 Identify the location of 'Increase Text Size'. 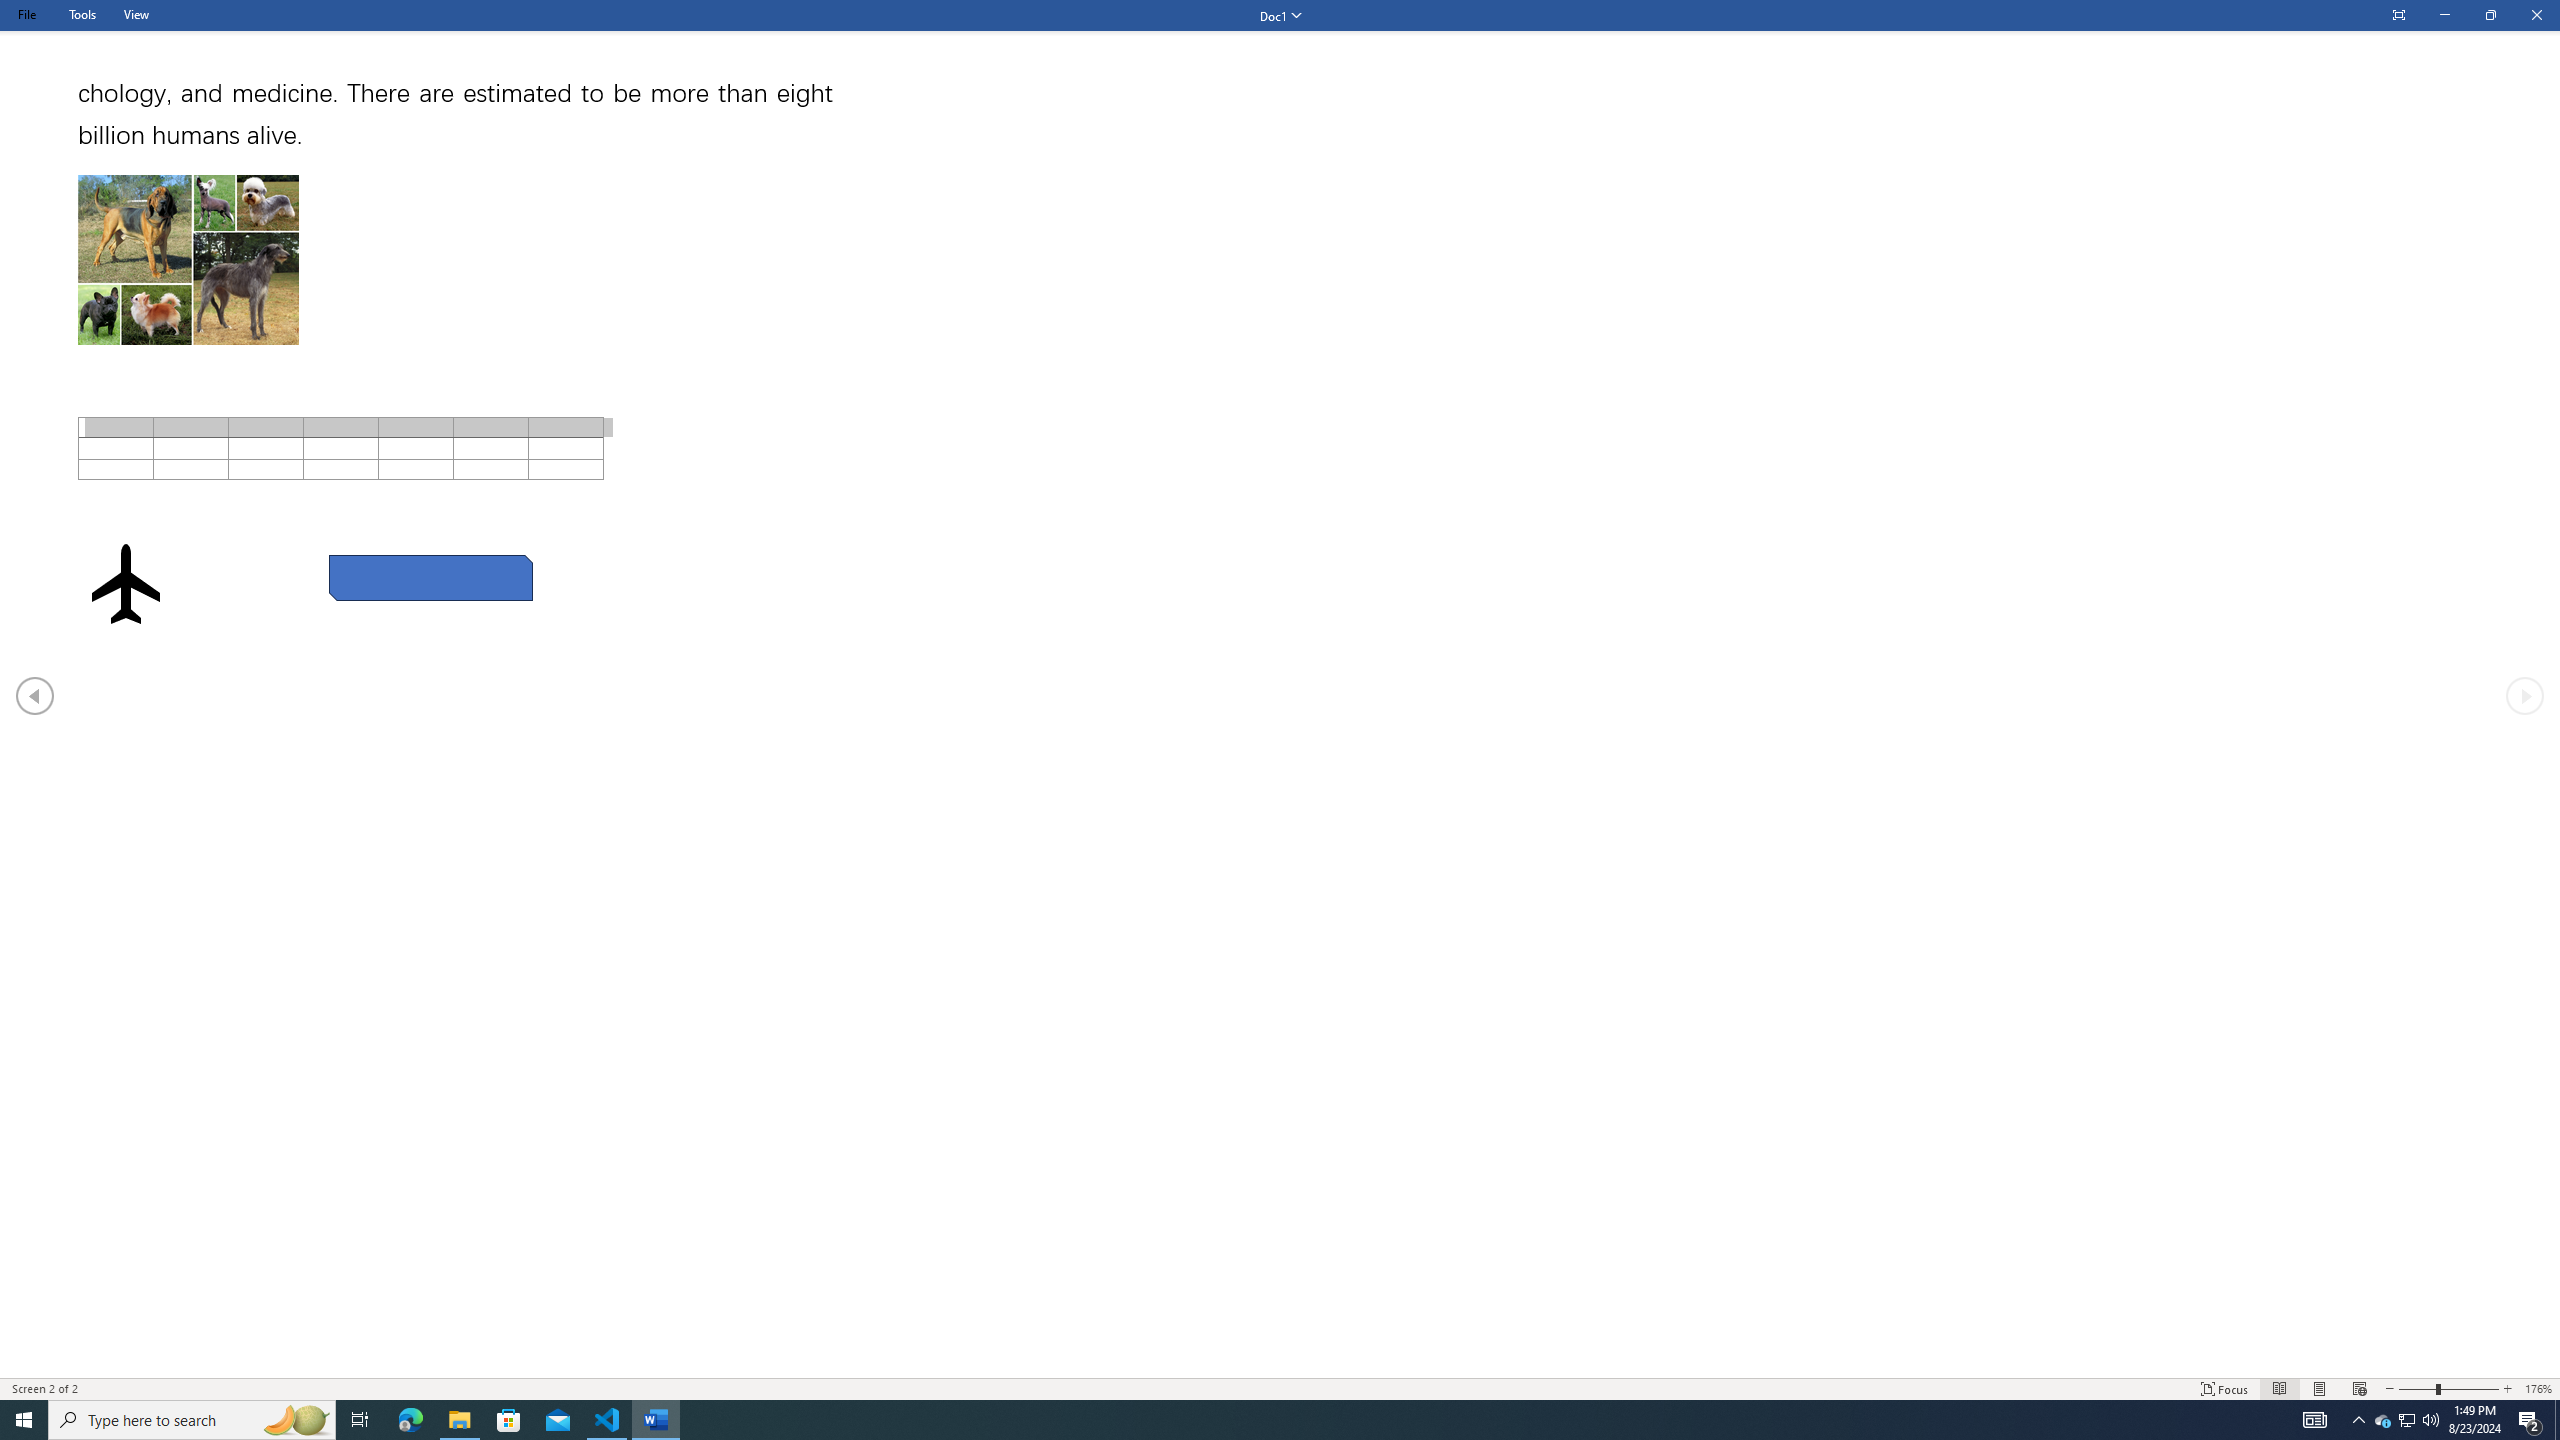
(2507, 1389).